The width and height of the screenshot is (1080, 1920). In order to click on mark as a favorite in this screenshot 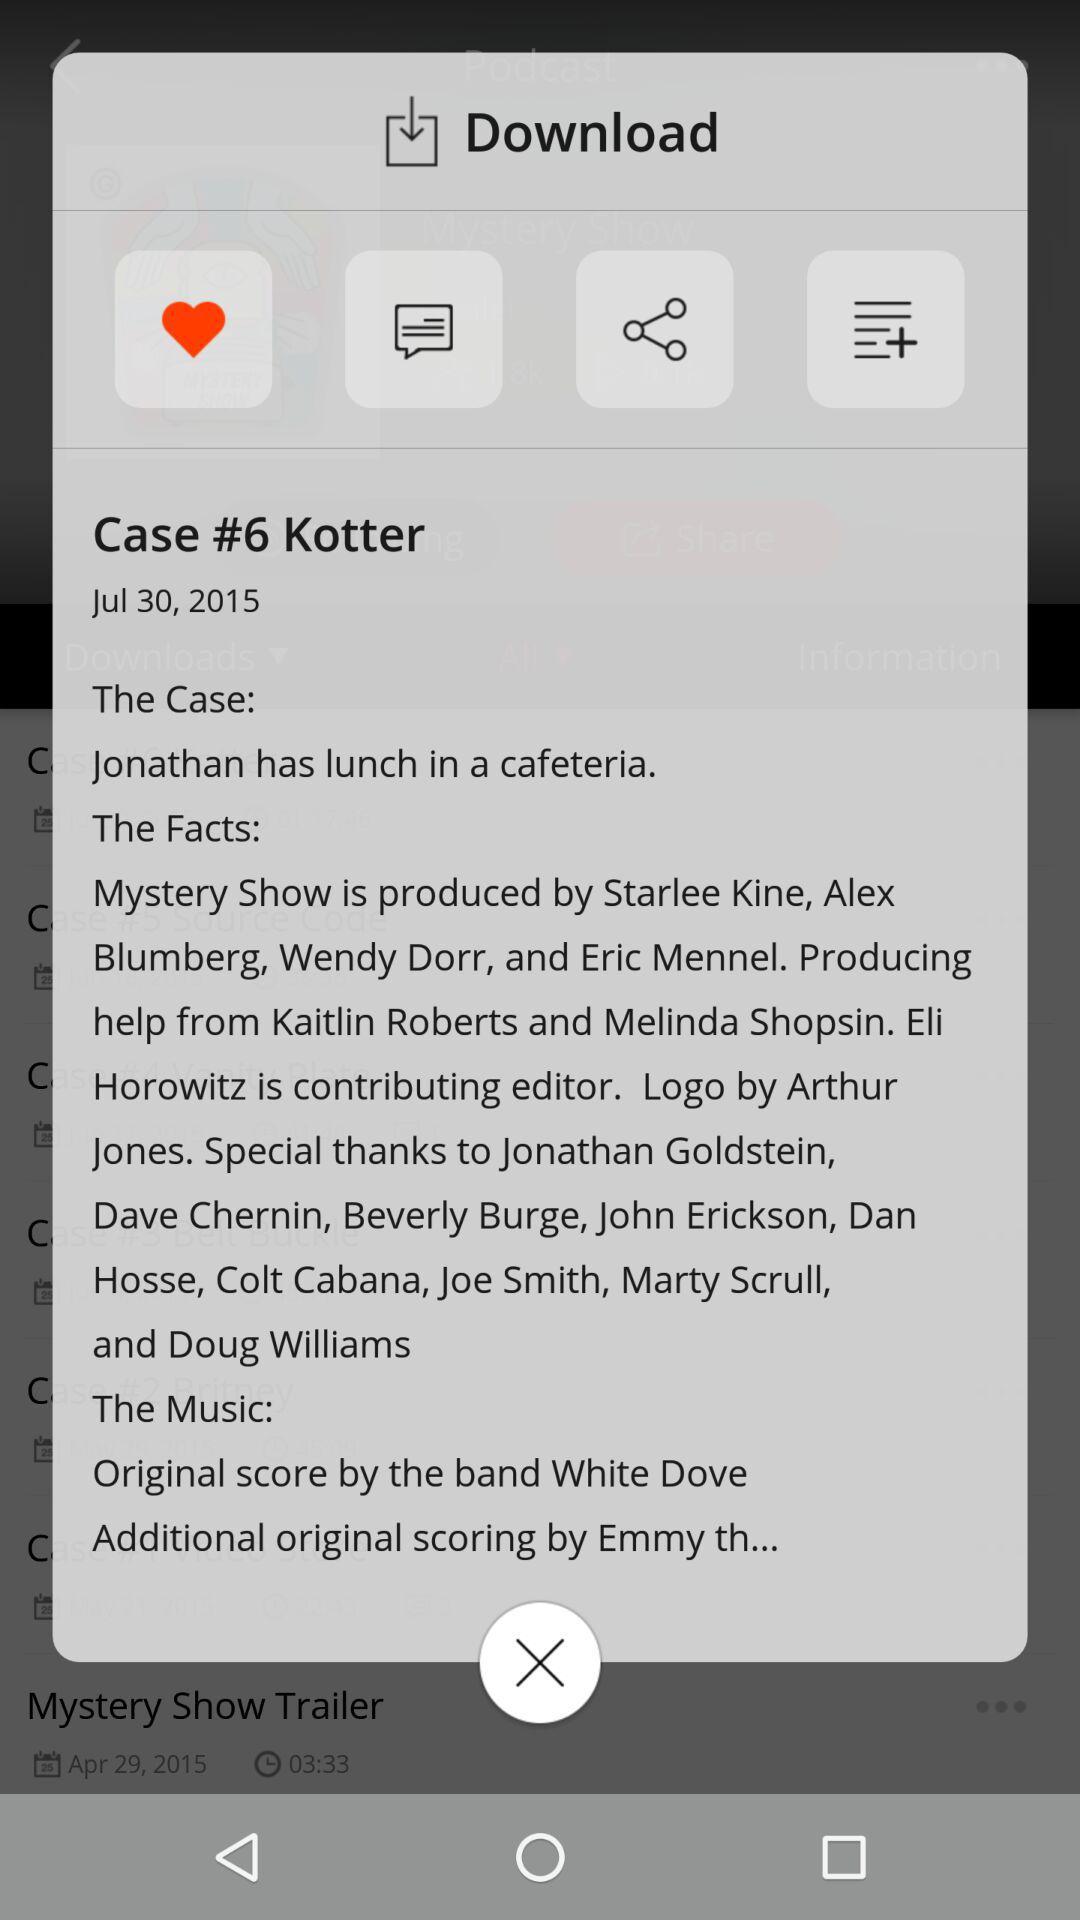, I will do `click(193, 329)`.